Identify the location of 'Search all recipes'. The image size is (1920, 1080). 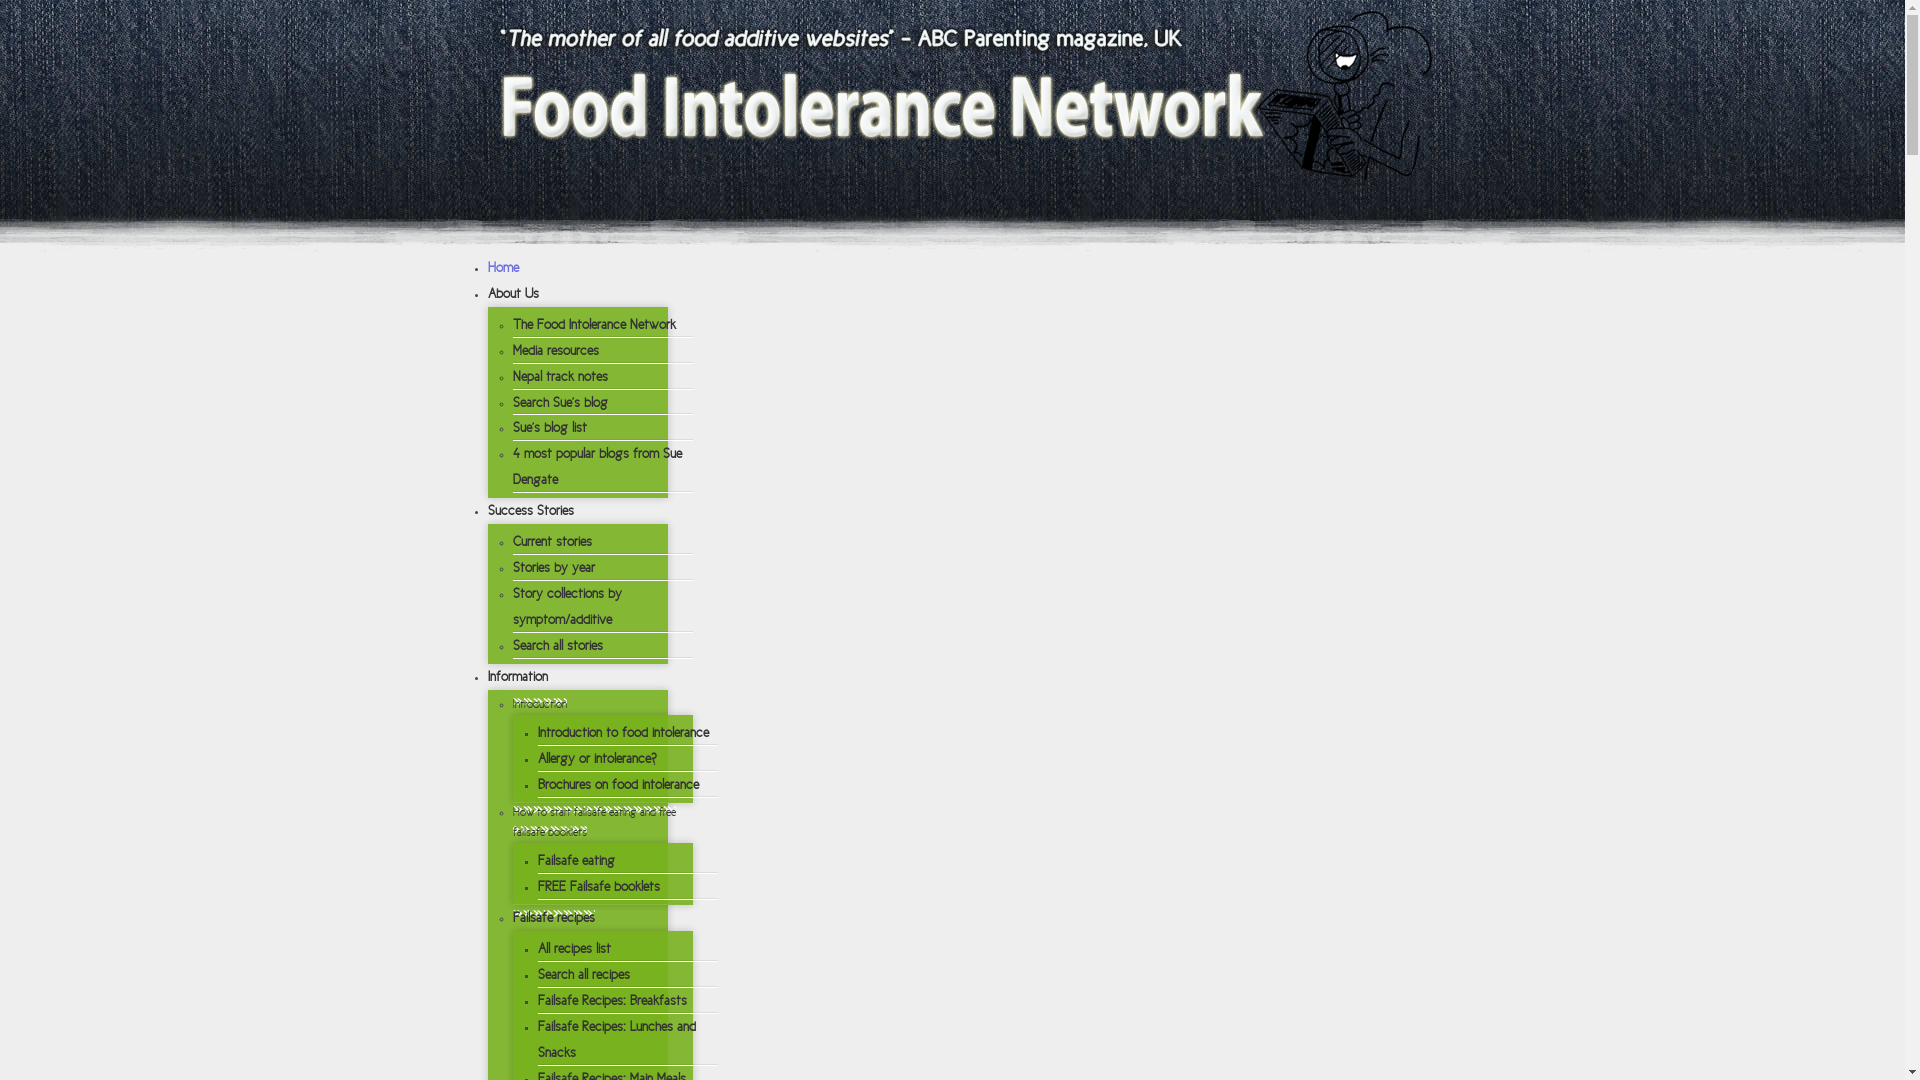
(583, 973).